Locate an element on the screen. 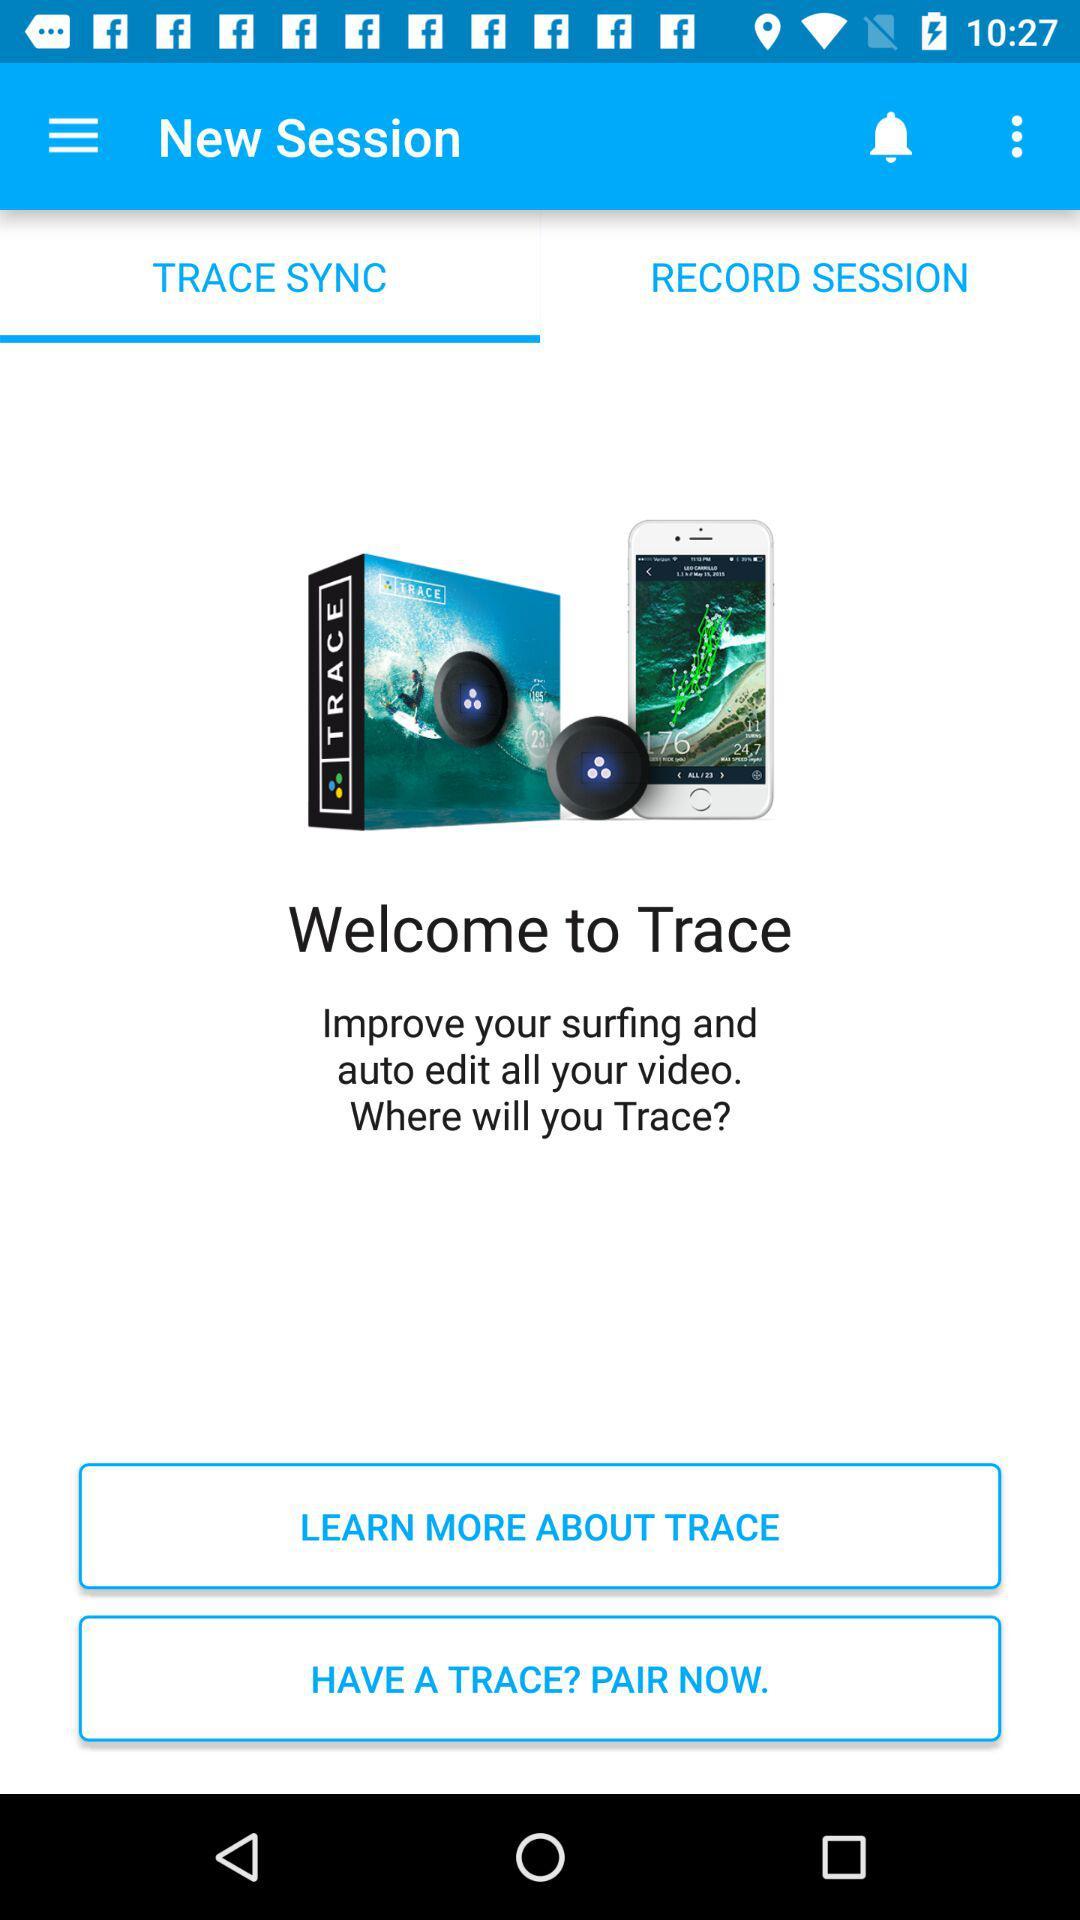 The image size is (1080, 1920). the have a trace is located at coordinates (540, 1678).